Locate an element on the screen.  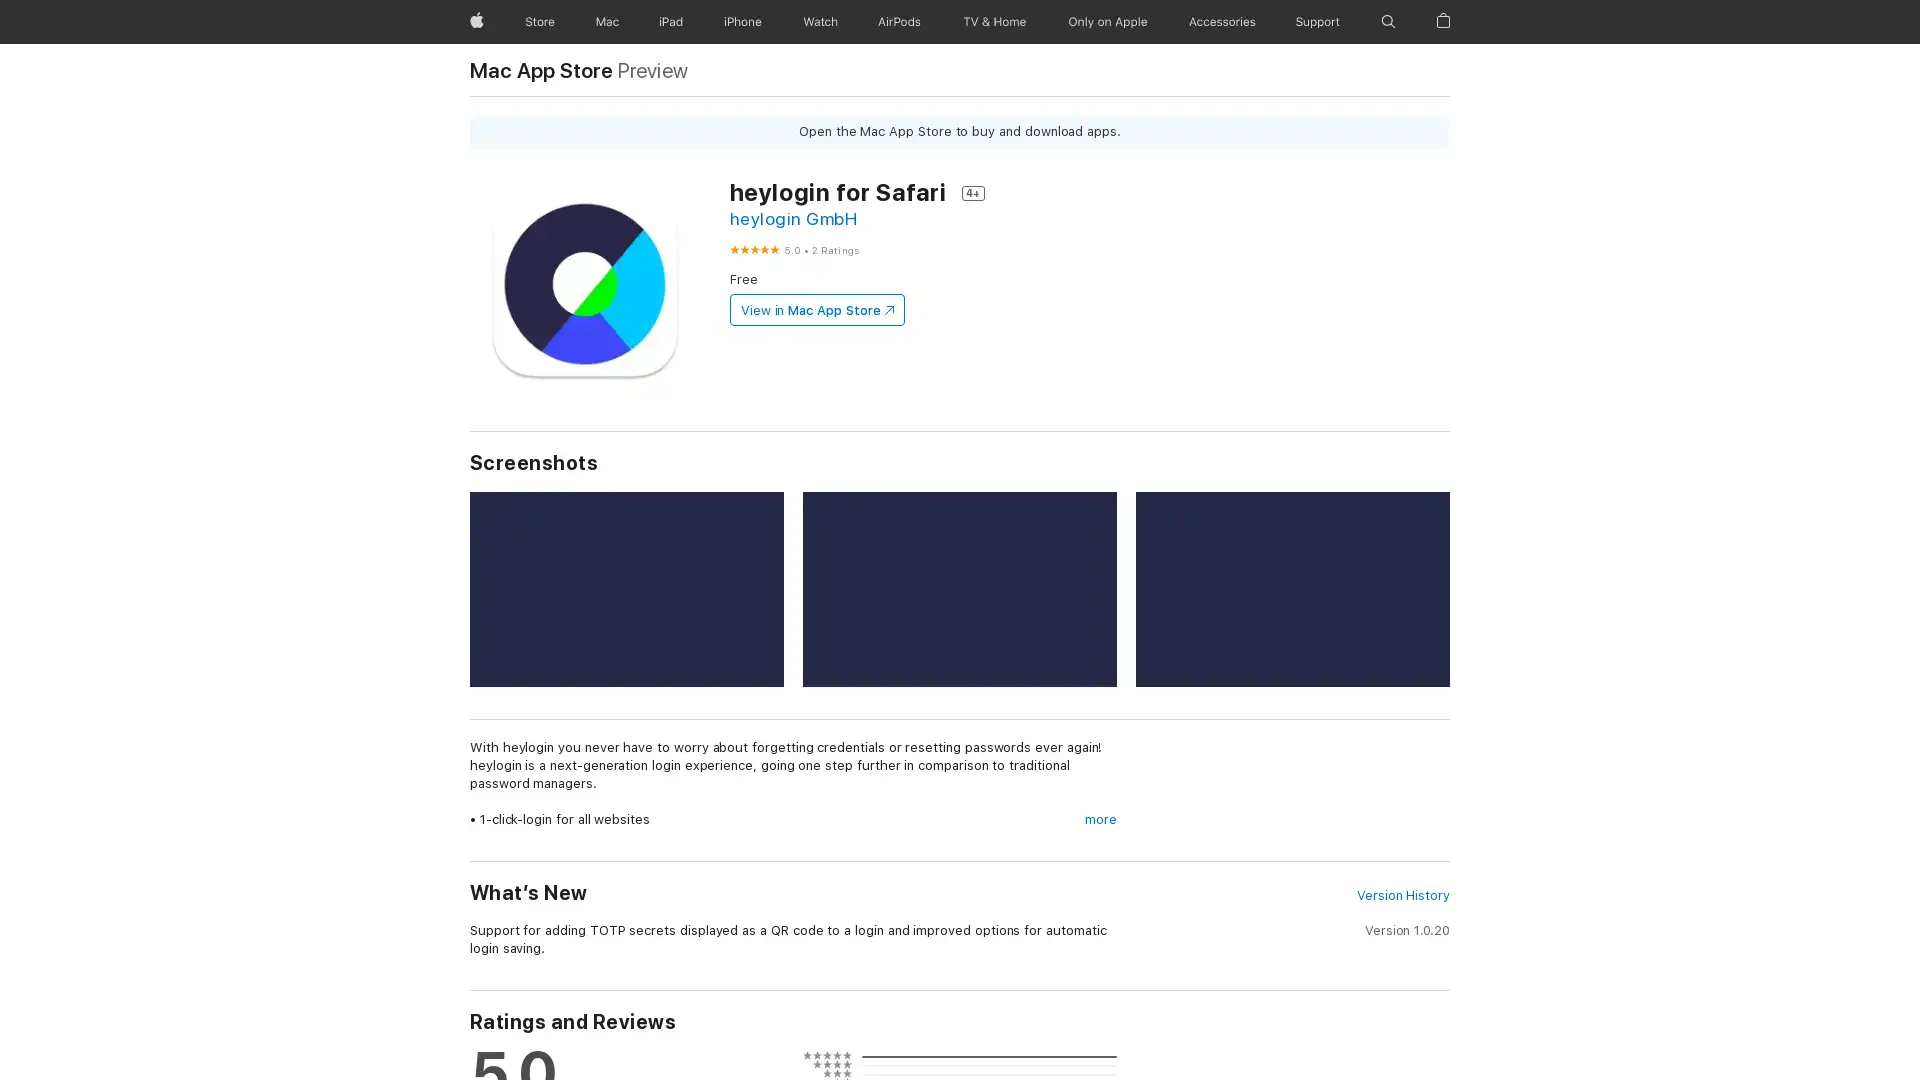
more is located at coordinates (1099, 820).